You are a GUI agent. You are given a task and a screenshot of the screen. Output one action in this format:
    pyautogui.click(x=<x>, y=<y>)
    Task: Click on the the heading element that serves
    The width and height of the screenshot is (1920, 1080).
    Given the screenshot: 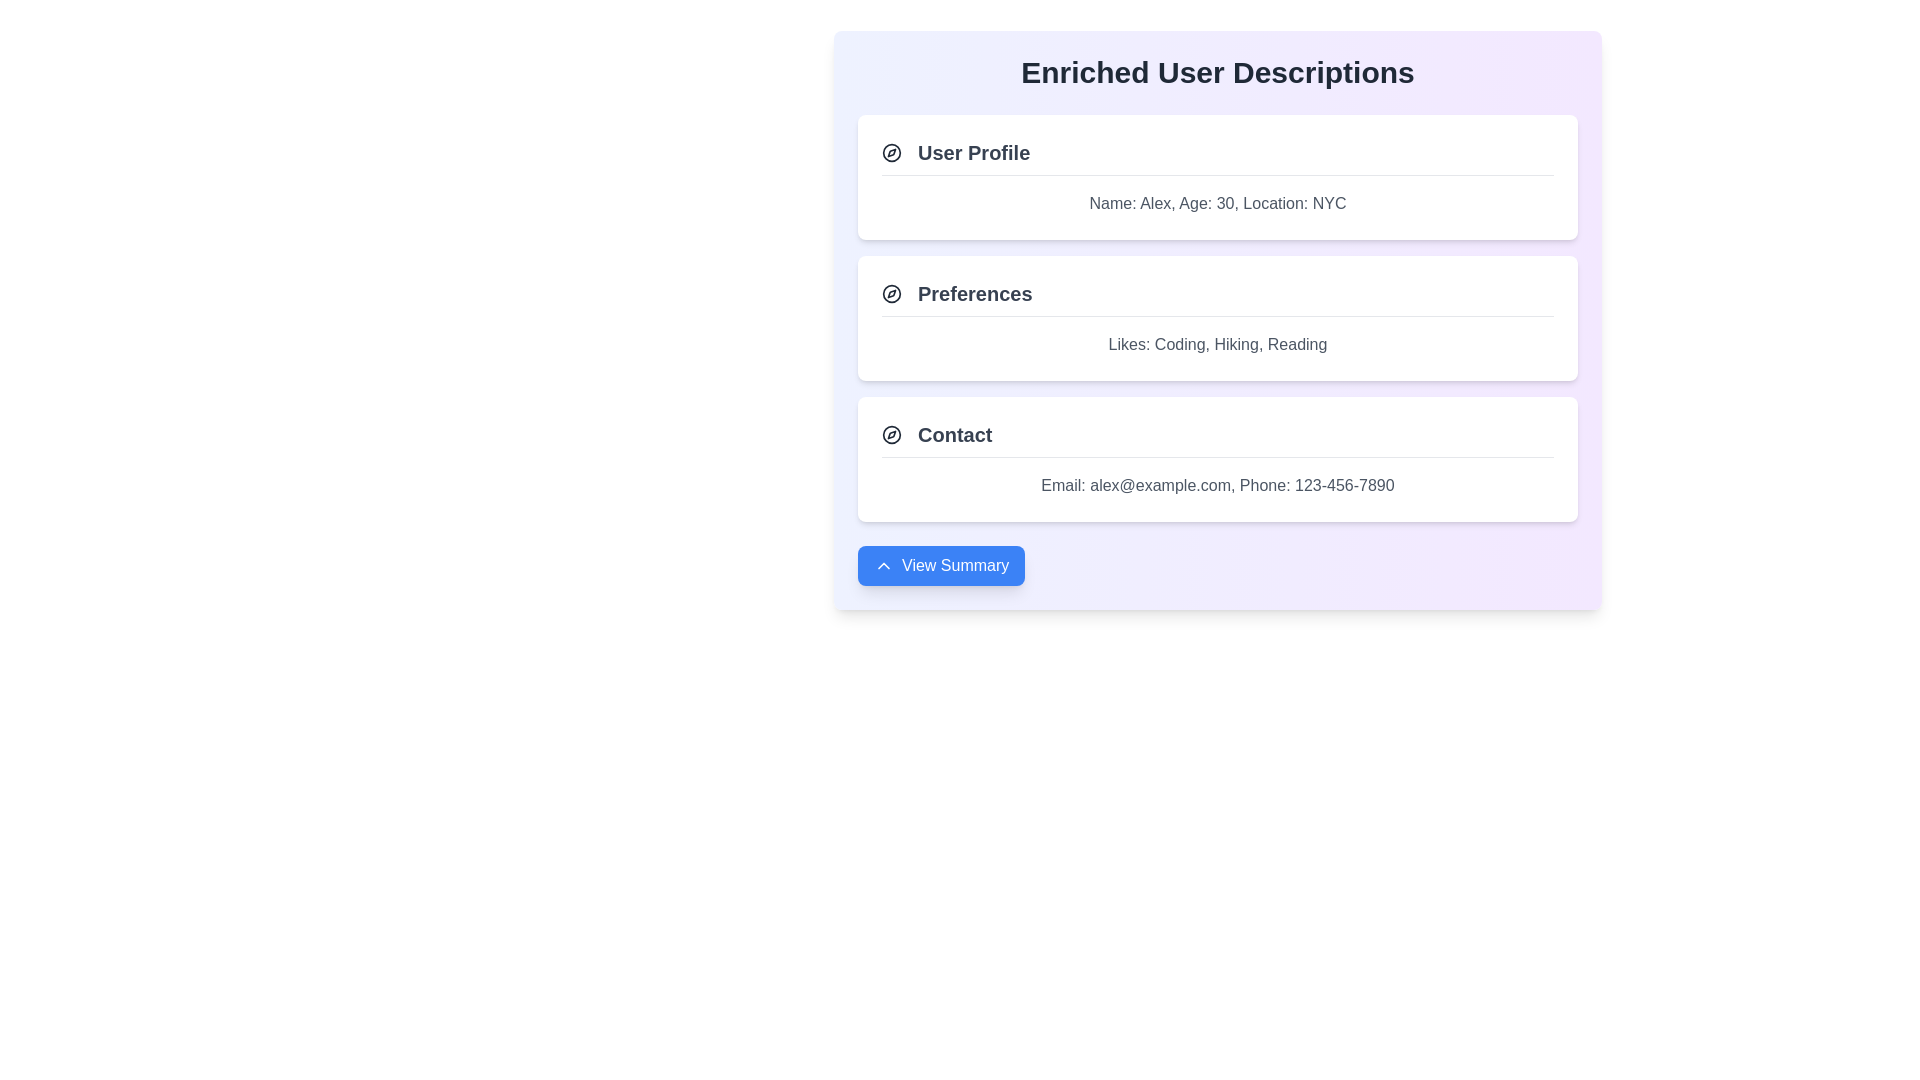 What is the action you would take?
    pyautogui.click(x=1217, y=298)
    